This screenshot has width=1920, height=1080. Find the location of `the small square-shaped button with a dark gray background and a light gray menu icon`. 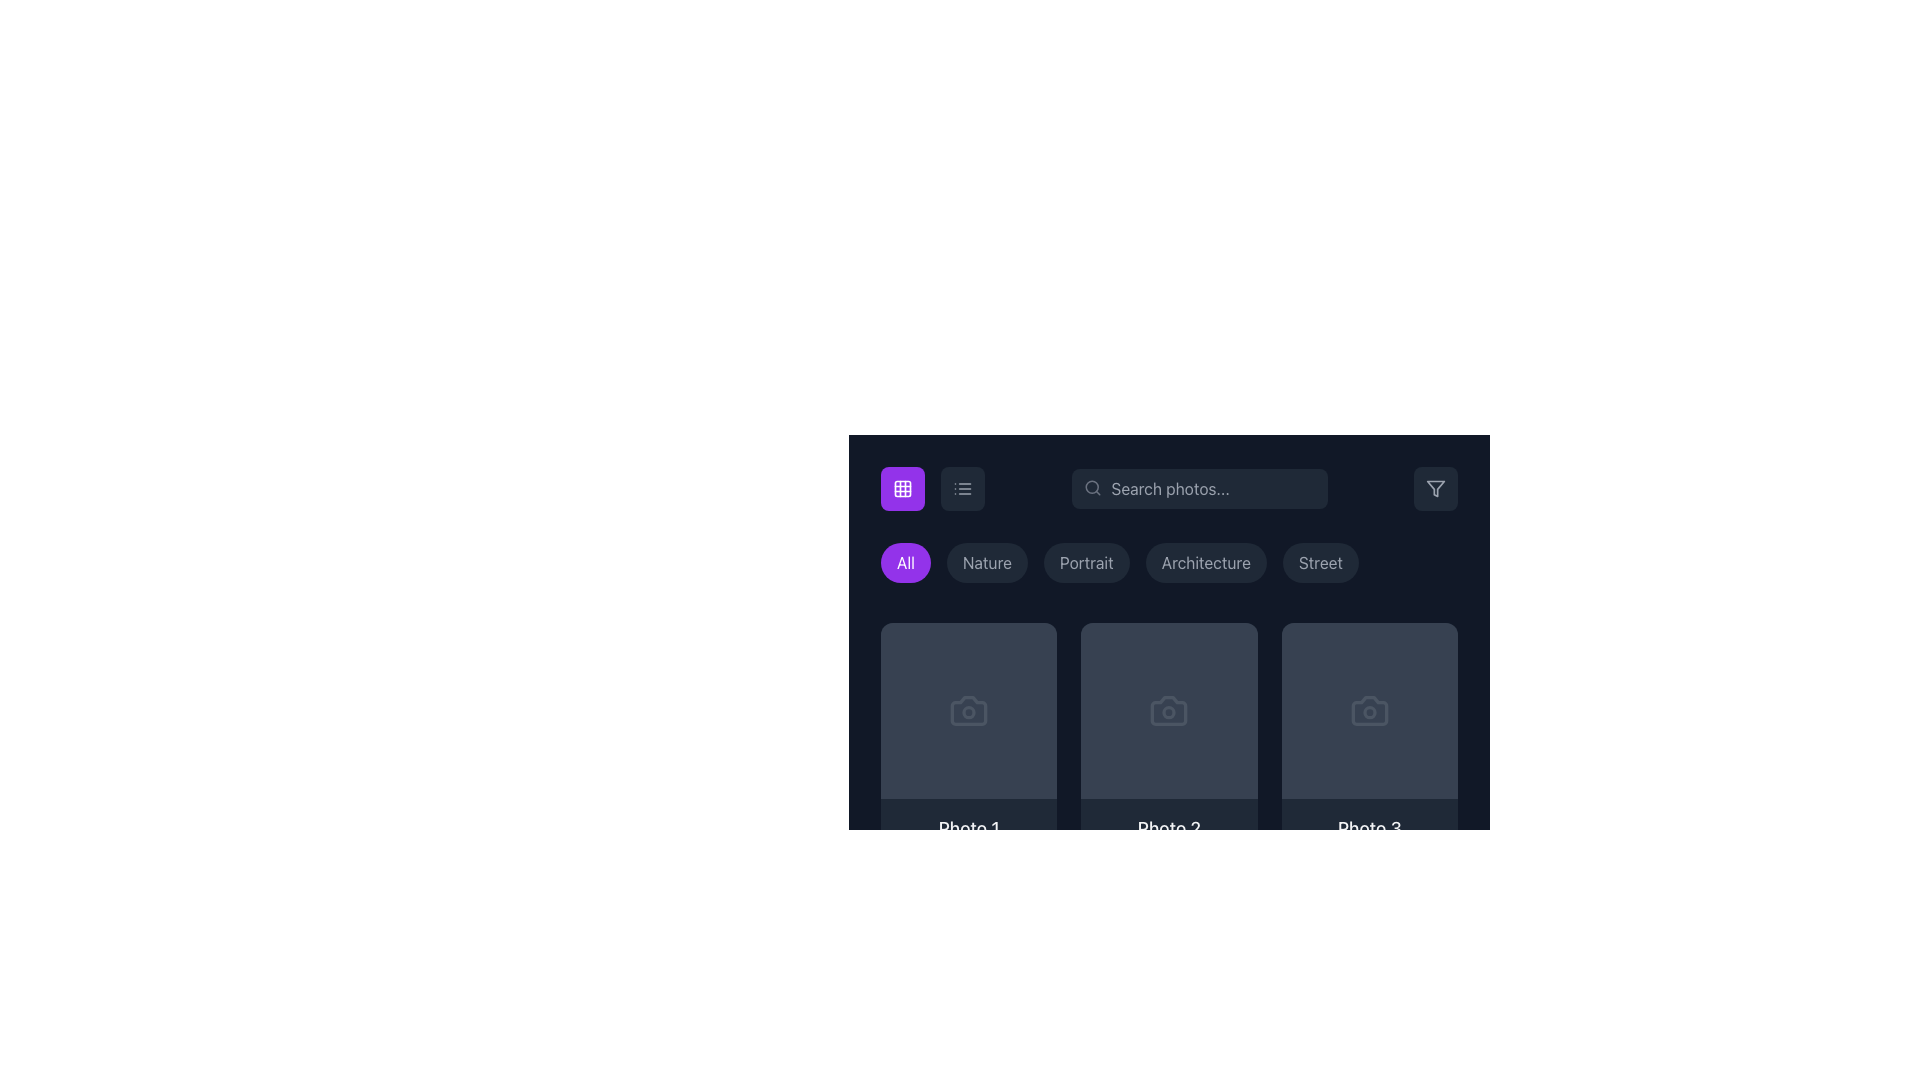

the small square-shaped button with a dark gray background and a light gray menu icon is located at coordinates (963, 489).